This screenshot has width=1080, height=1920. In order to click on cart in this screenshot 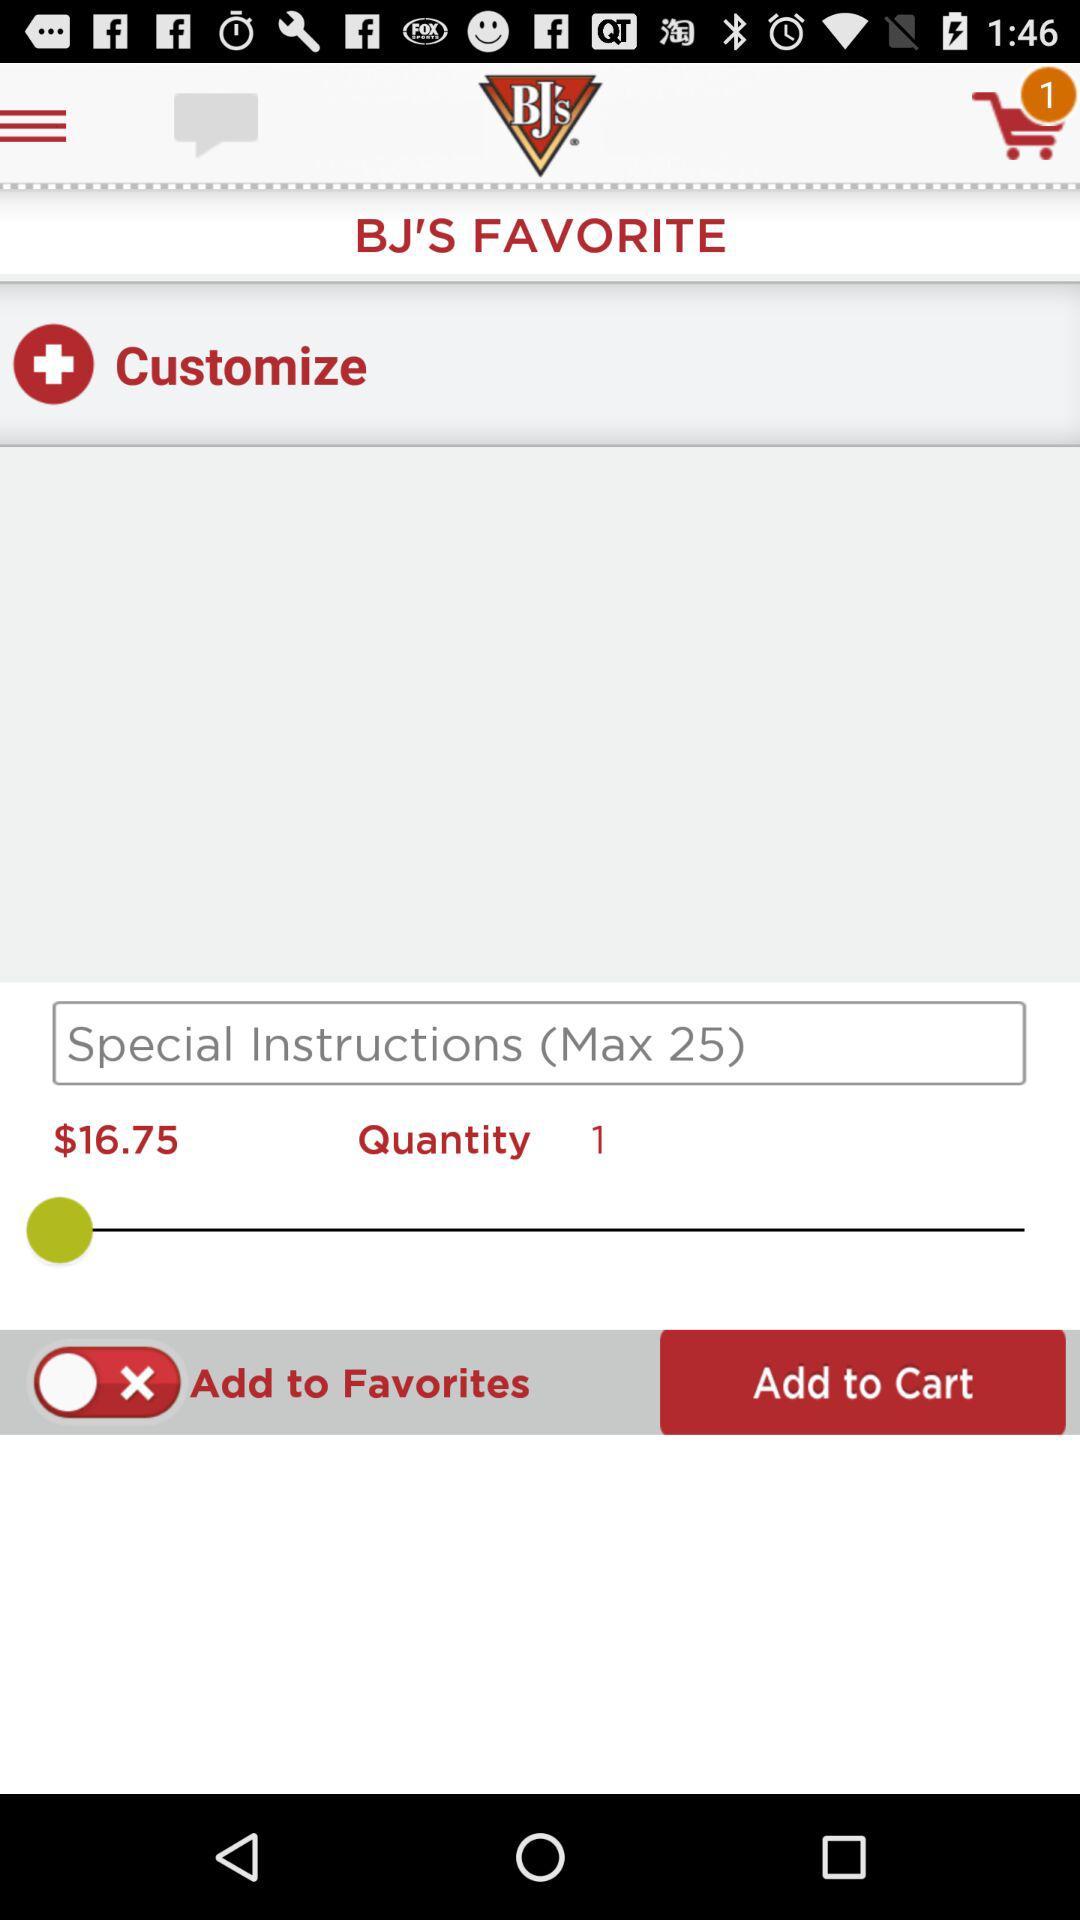, I will do `click(1019, 124)`.